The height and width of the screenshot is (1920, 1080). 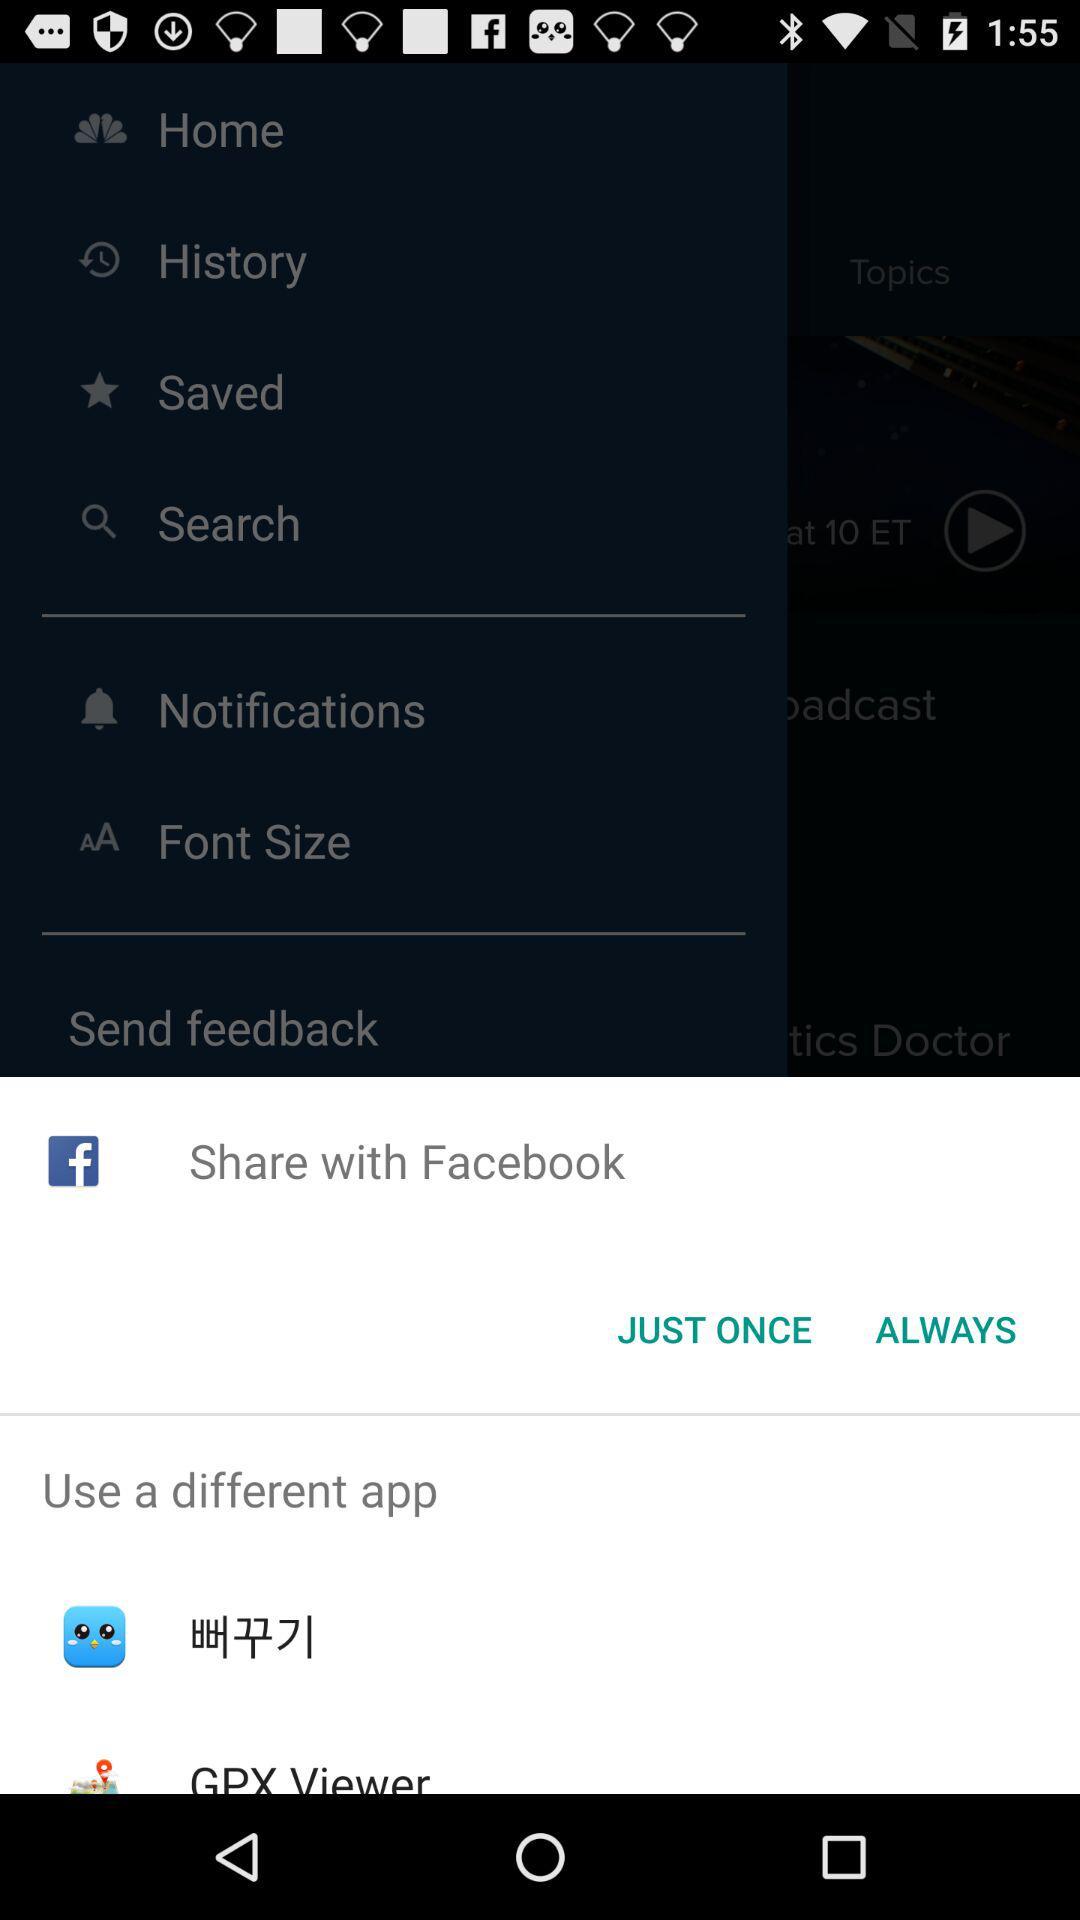 What do you see at coordinates (945, 1329) in the screenshot?
I see `icon at the bottom right corner` at bounding box center [945, 1329].